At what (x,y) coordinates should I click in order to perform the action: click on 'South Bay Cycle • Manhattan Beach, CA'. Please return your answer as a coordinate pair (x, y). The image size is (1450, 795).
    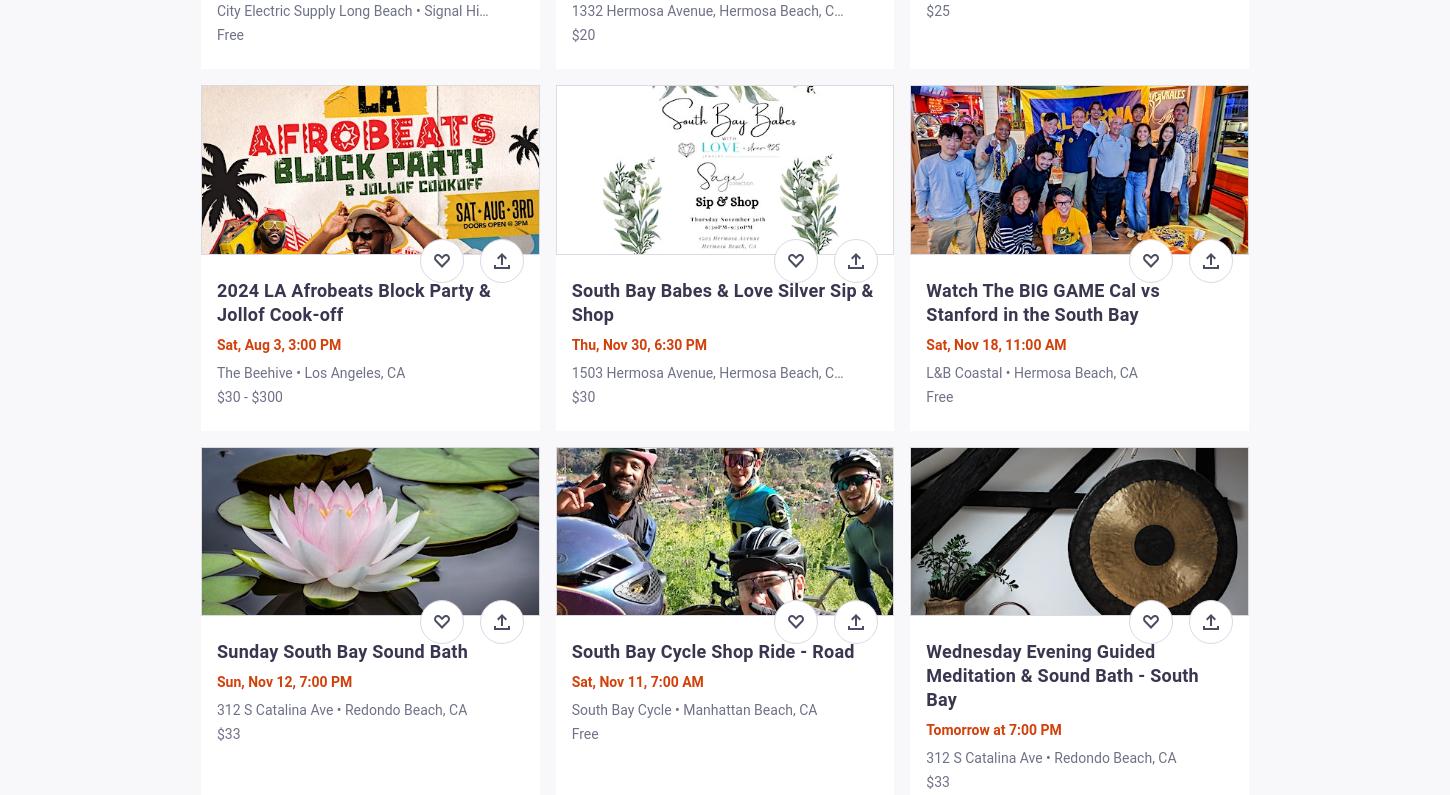
    Looking at the image, I should click on (692, 708).